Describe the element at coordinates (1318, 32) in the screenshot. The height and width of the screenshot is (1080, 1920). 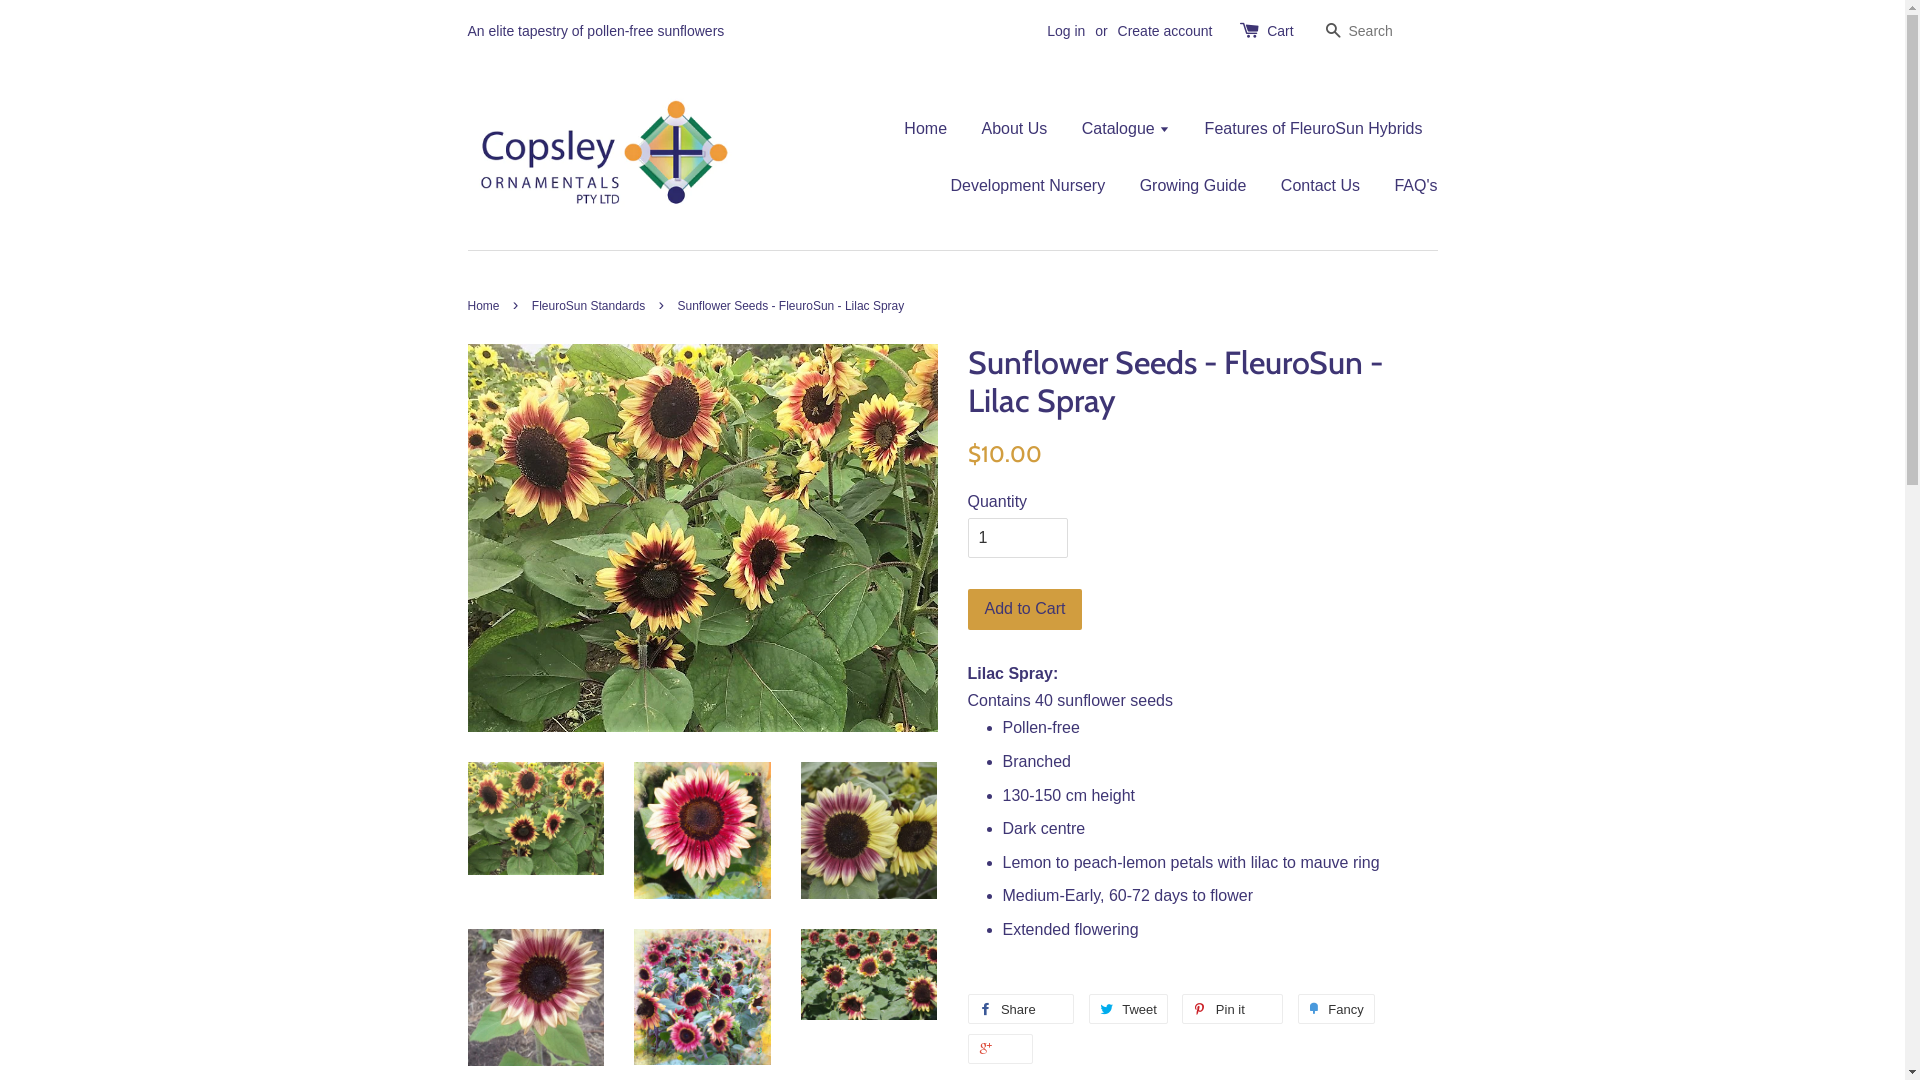
I see `'Search'` at that location.